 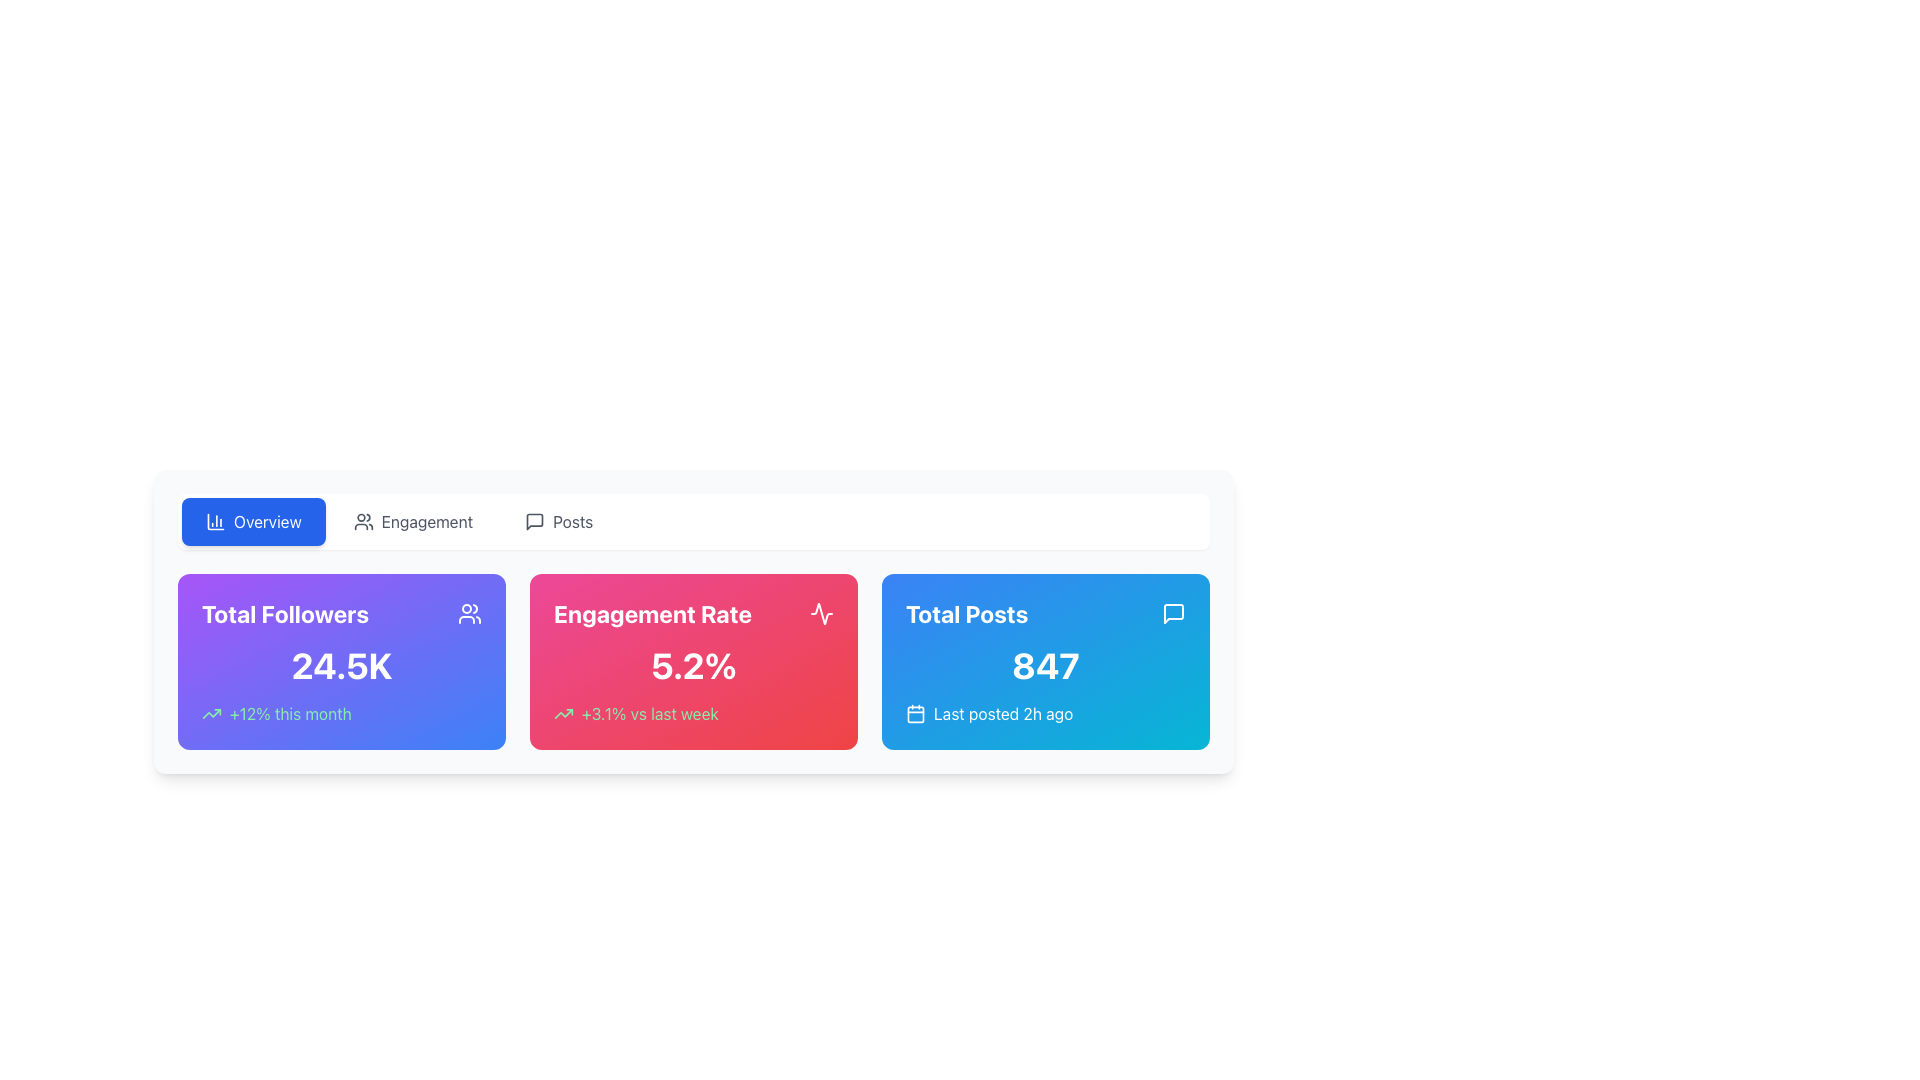 What do you see at coordinates (216, 520) in the screenshot?
I see `the 'Overview' button, which contains the icon that visually represents its concept, located on the far left of the navigation area at the top of the interface` at bounding box center [216, 520].